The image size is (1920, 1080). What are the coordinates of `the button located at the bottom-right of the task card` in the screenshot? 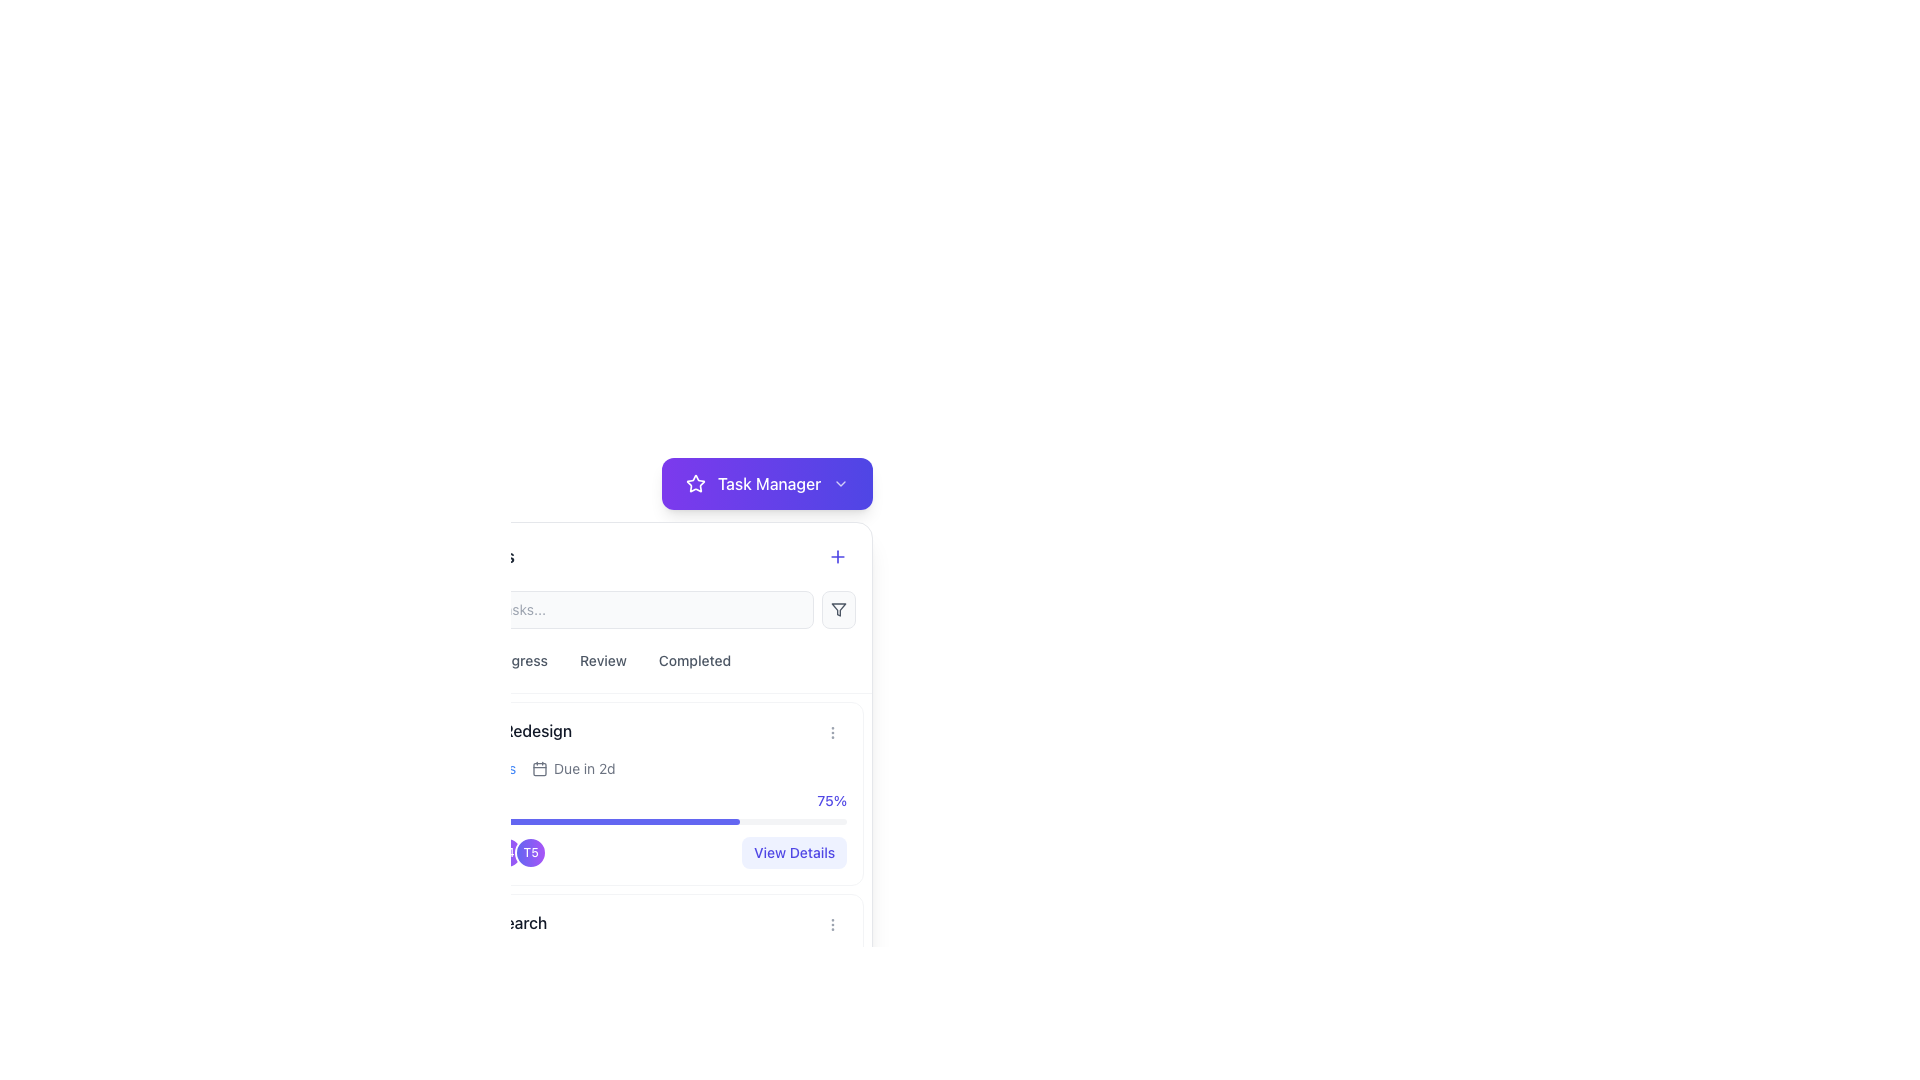 It's located at (833, 732).